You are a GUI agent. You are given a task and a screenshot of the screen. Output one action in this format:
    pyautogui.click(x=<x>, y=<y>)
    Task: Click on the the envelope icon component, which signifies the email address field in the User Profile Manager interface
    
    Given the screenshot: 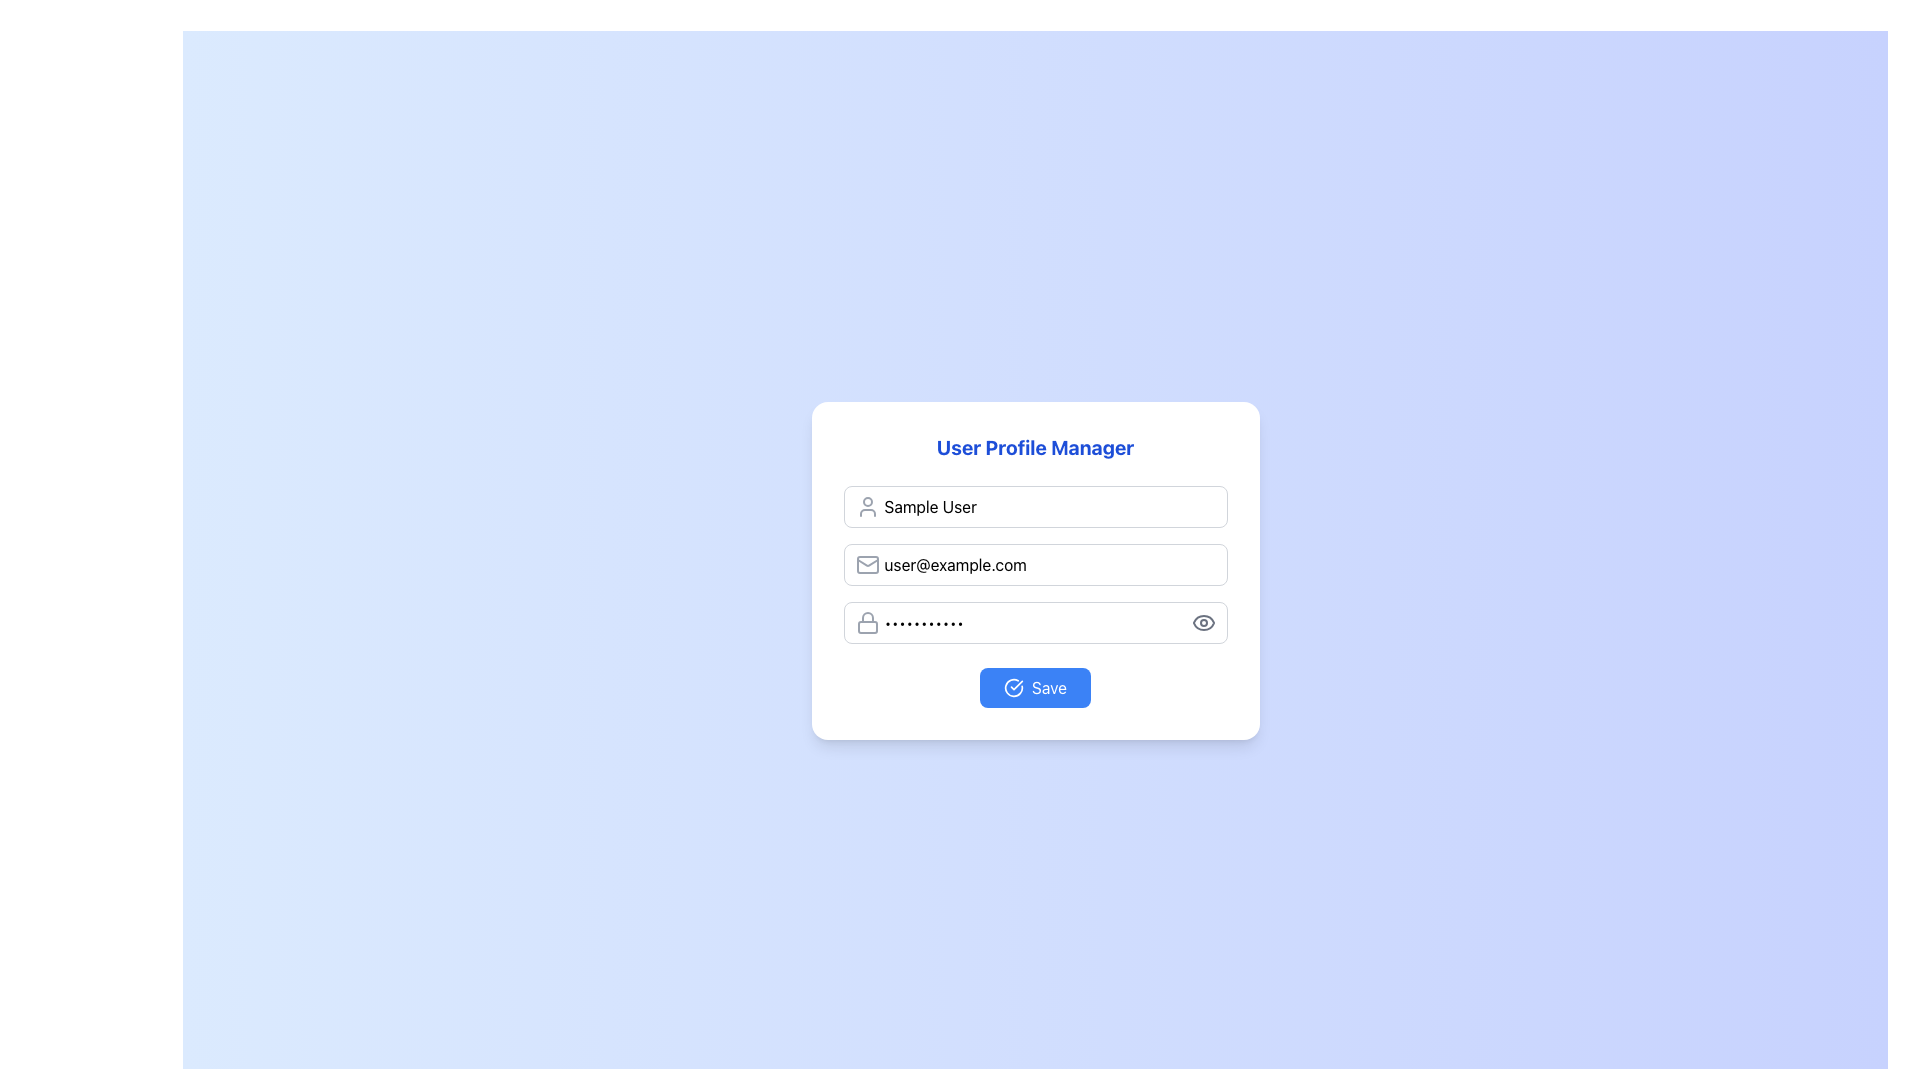 What is the action you would take?
    pyautogui.click(x=867, y=564)
    